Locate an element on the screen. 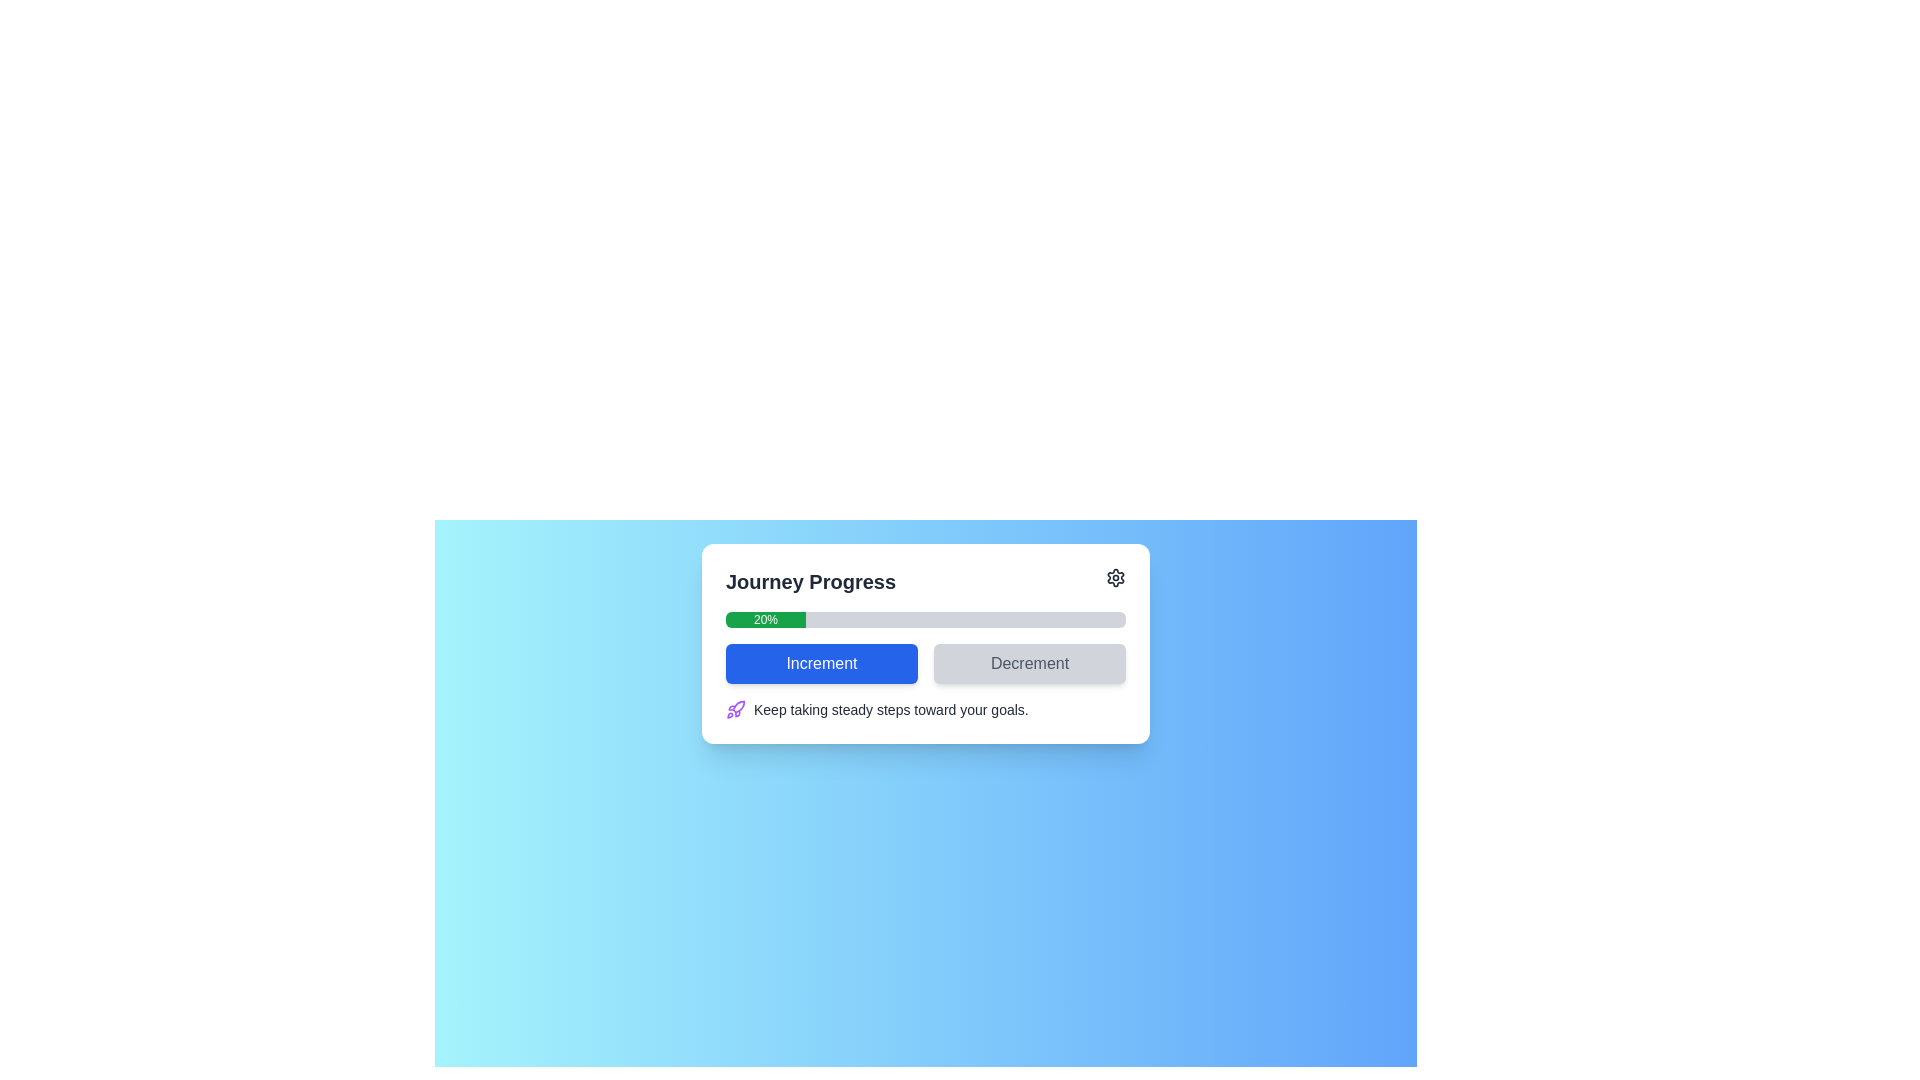 This screenshot has width=1920, height=1080. the settings gear icon located near the top-right corner of the 'Journey Progress' section header is located at coordinates (1115, 578).